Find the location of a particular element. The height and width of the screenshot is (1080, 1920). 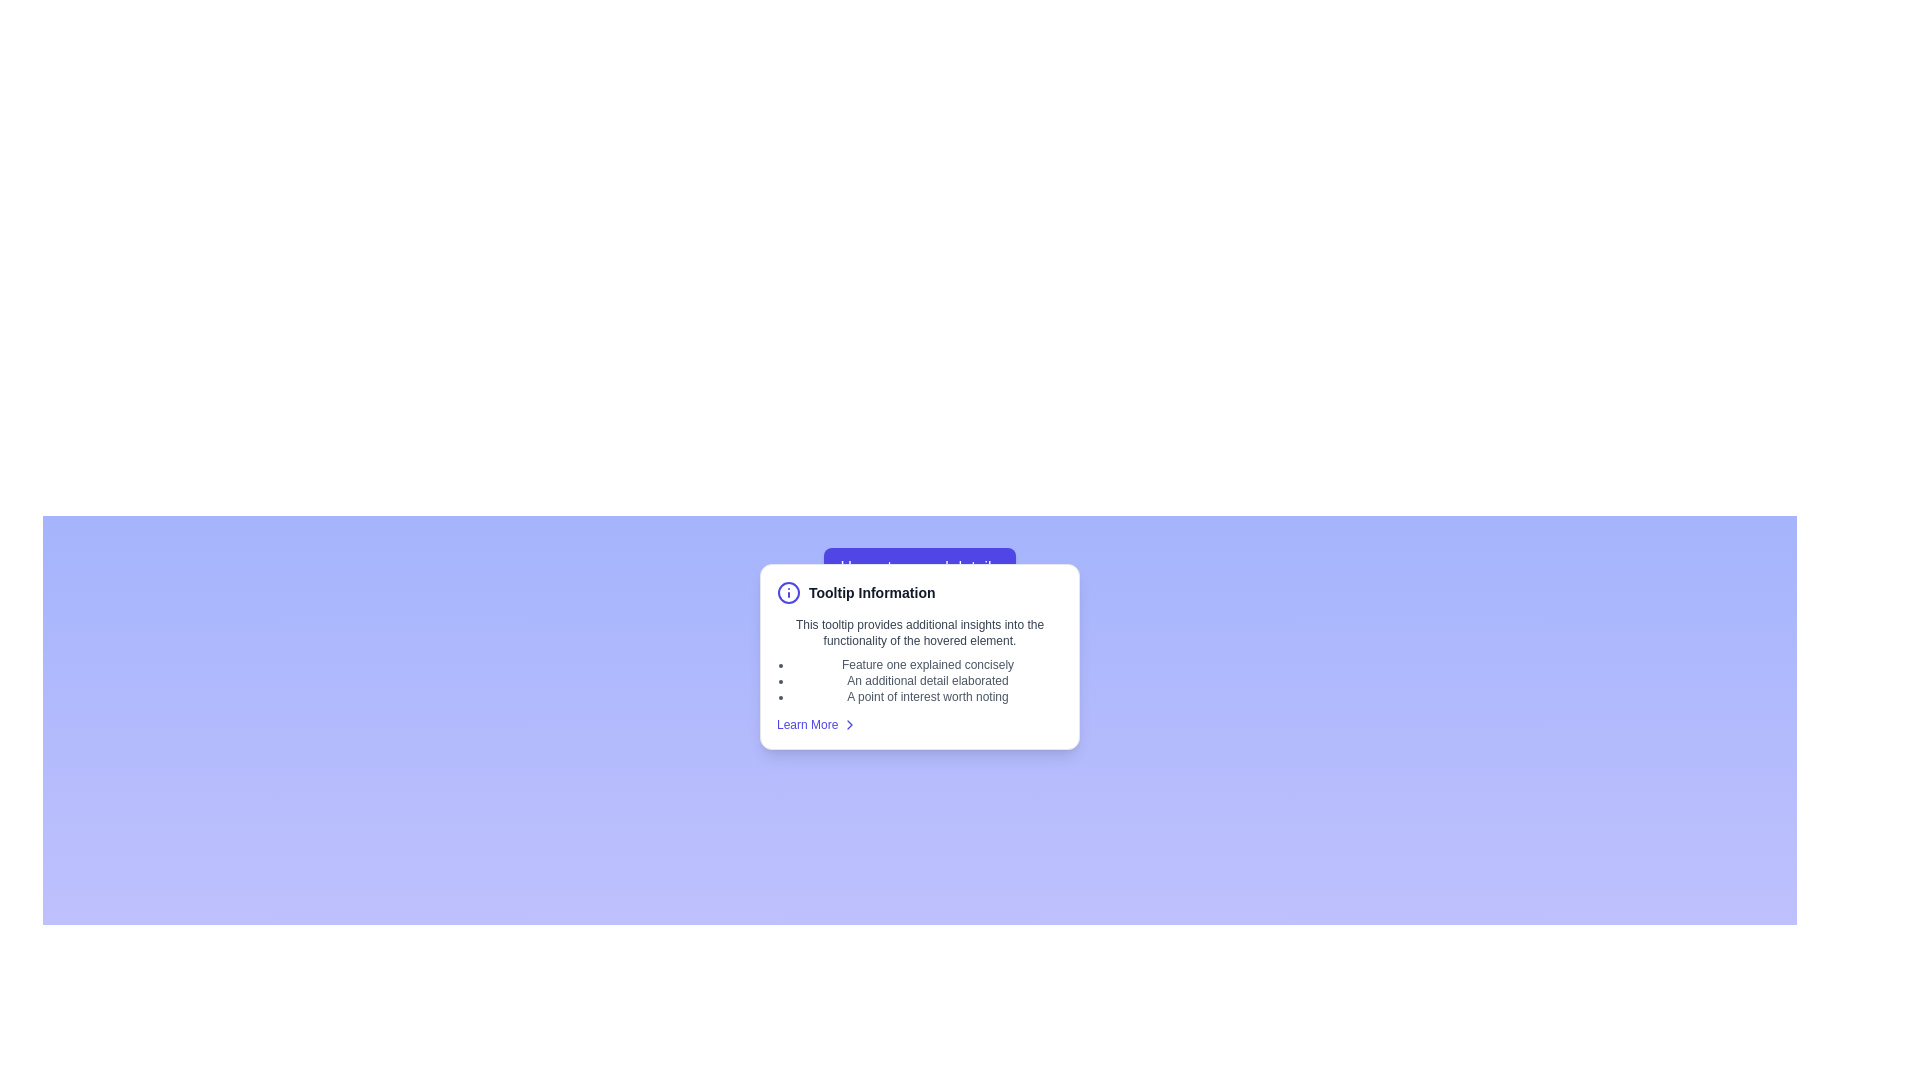

text of the Text Label that reads 'A point of interest worth noting', which is styled in a smaller gray font and is the third item in a bulleted list within a tooltip is located at coordinates (926, 696).